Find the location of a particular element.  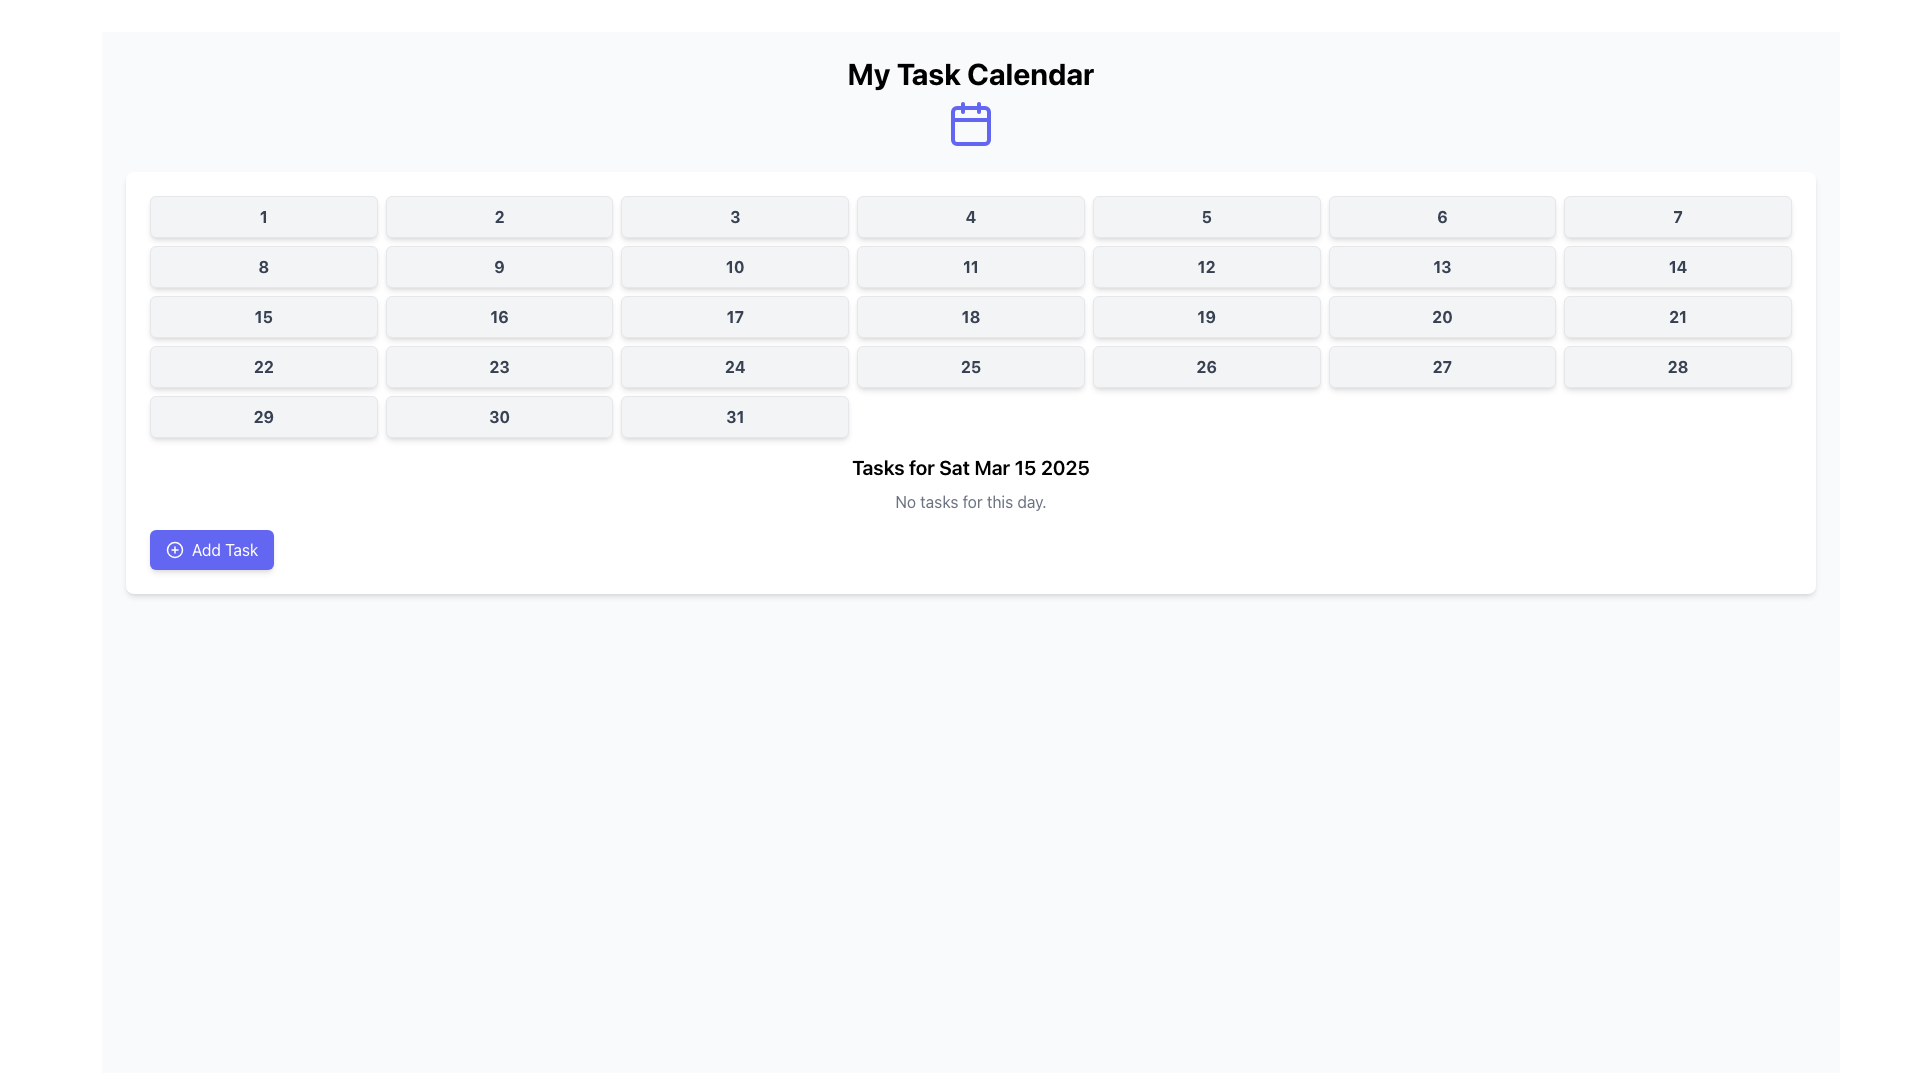

the button displaying the number '5' with a light gray background in the grid-like calendar structure is located at coordinates (1205, 216).